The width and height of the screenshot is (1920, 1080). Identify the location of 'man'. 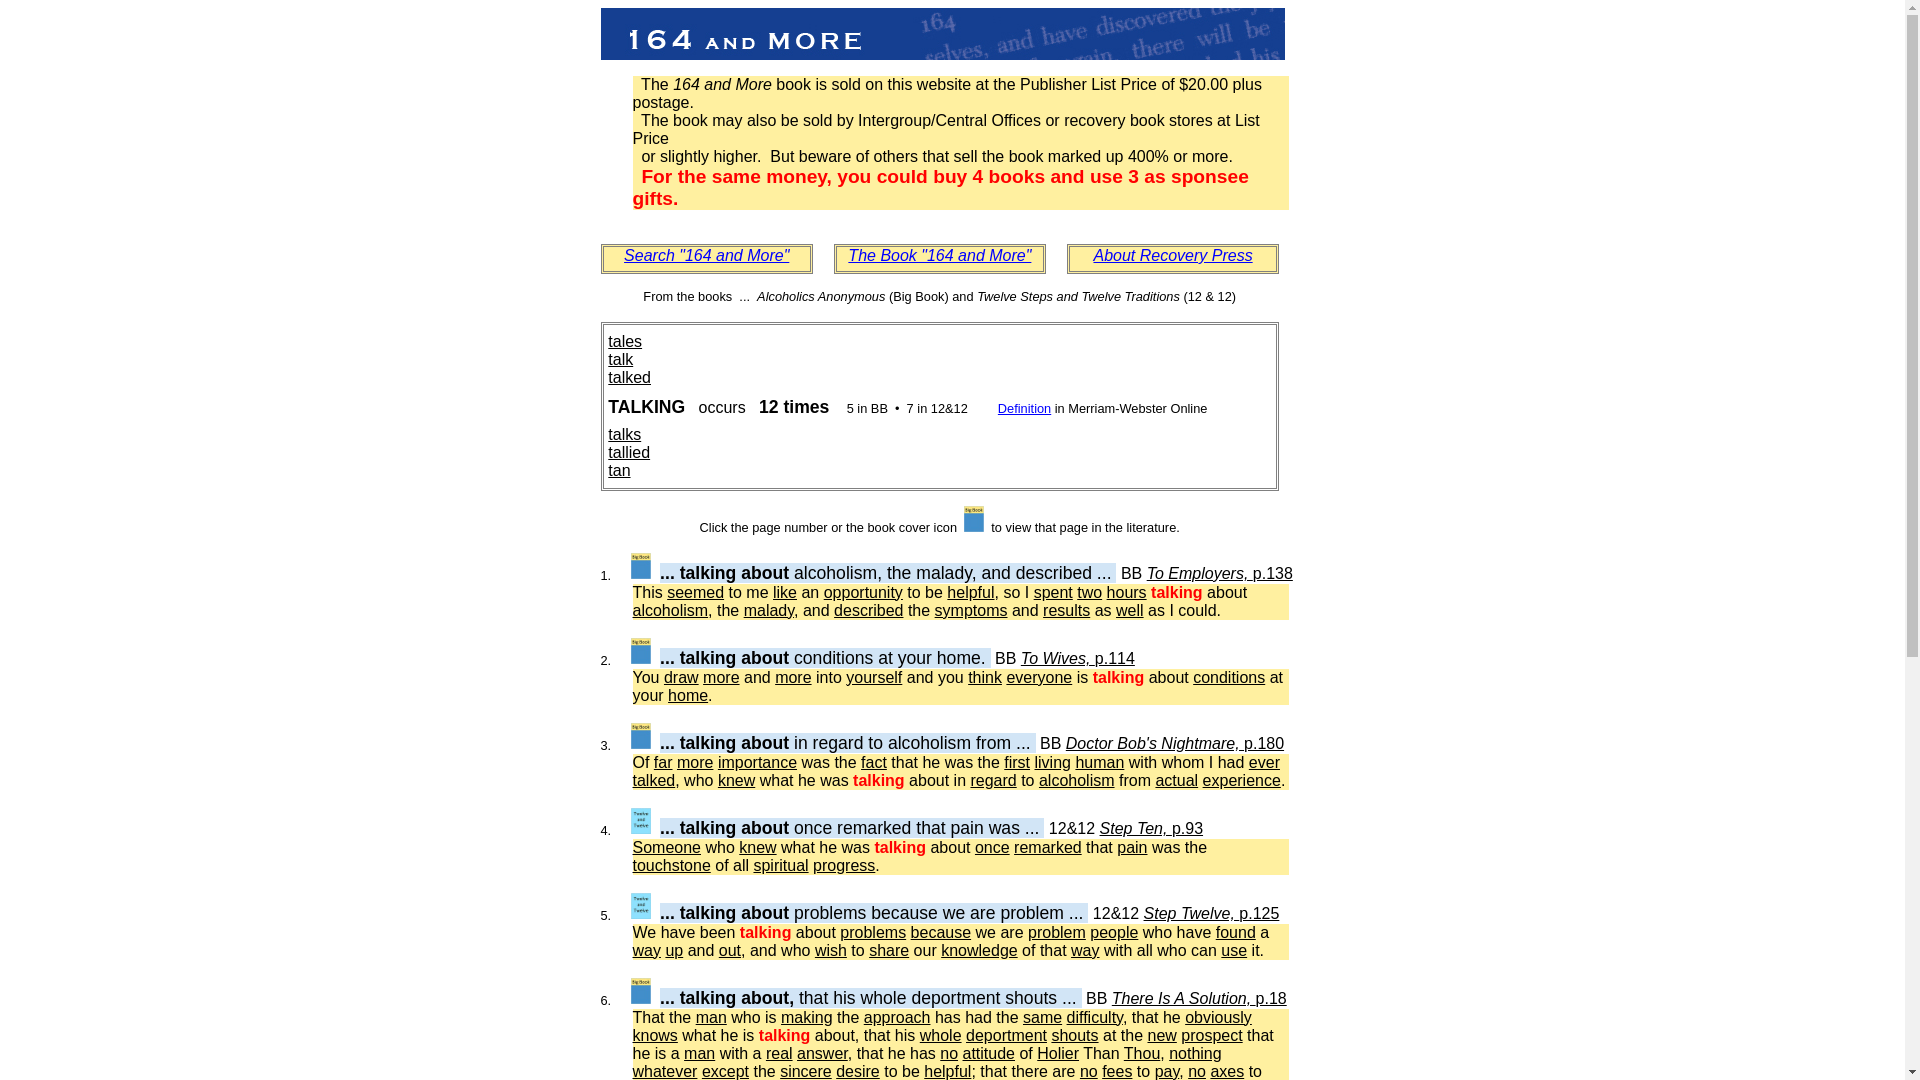
(711, 1017).